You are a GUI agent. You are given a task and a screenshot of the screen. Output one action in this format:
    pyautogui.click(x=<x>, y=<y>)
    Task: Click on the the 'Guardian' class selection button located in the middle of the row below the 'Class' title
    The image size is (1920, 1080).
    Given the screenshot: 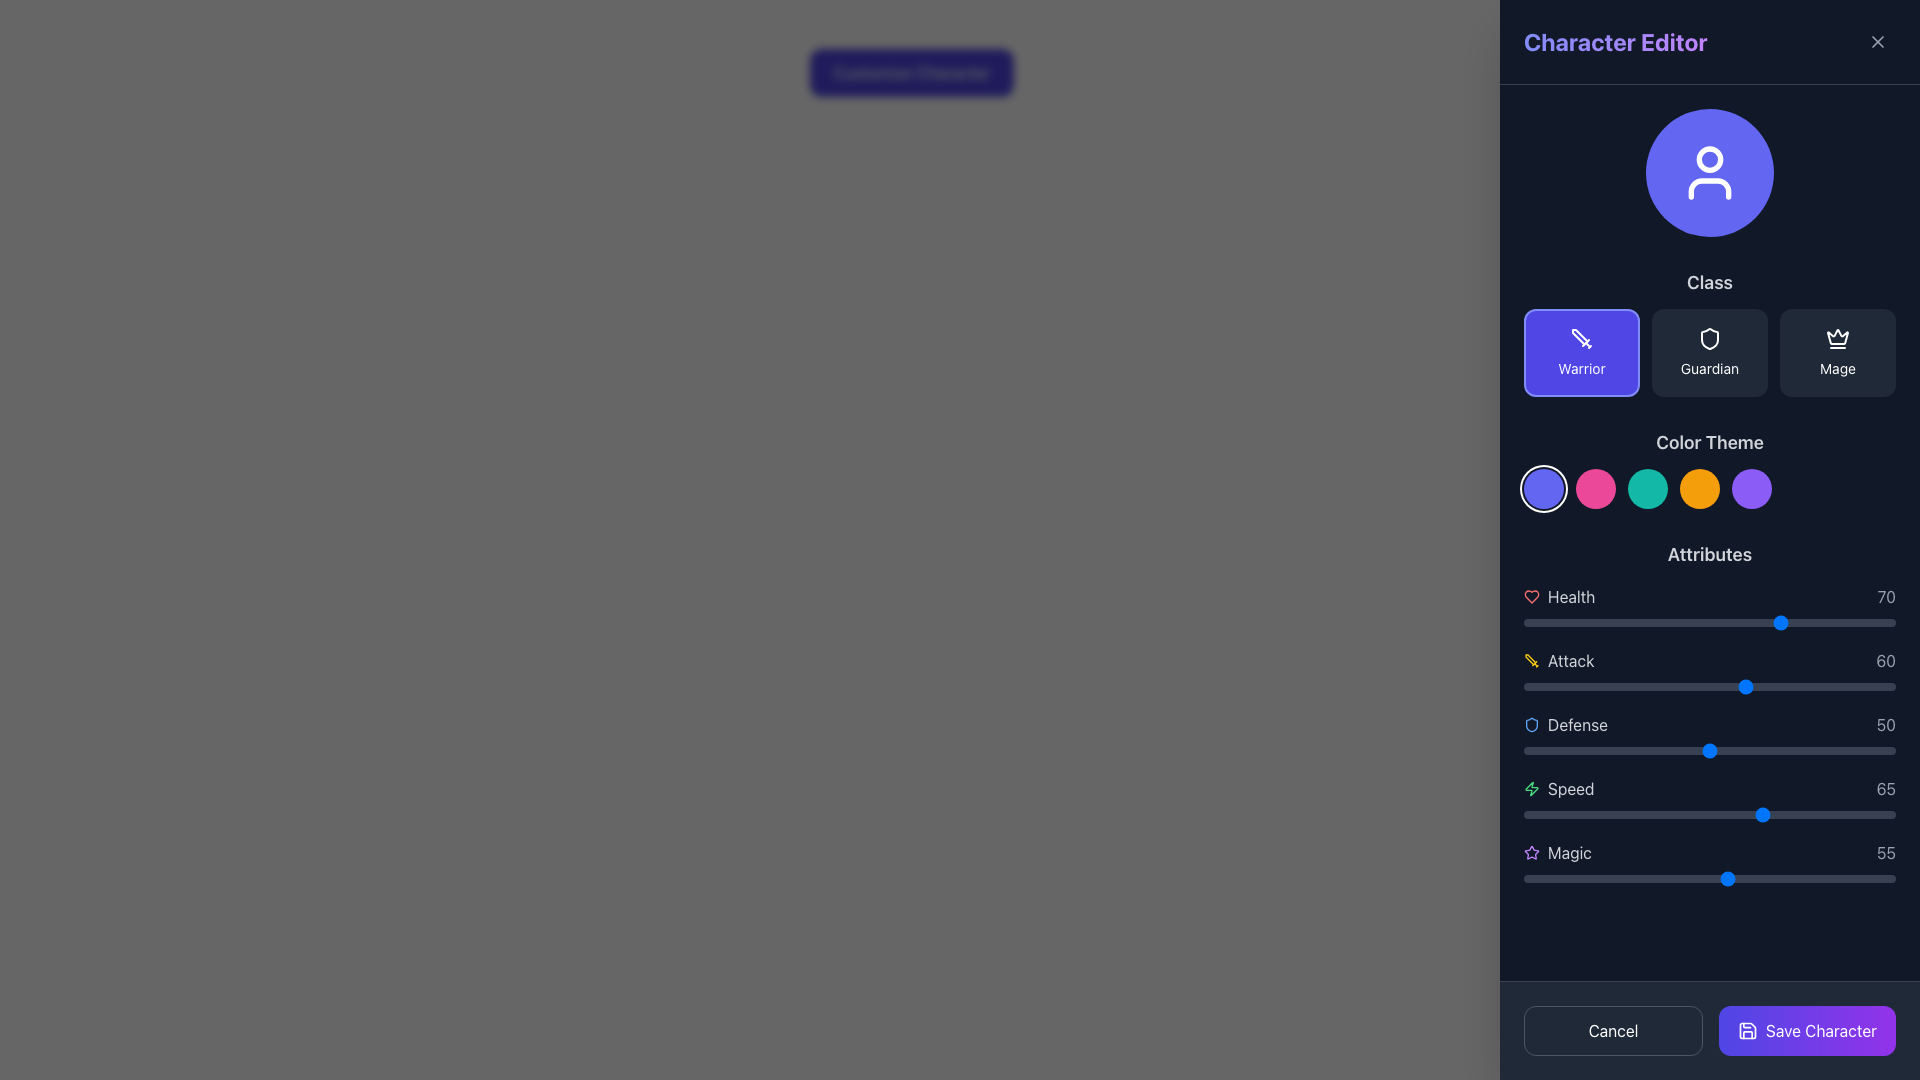 What is the action you would take?
    pyautogui.click(x=1708, y=331)
    